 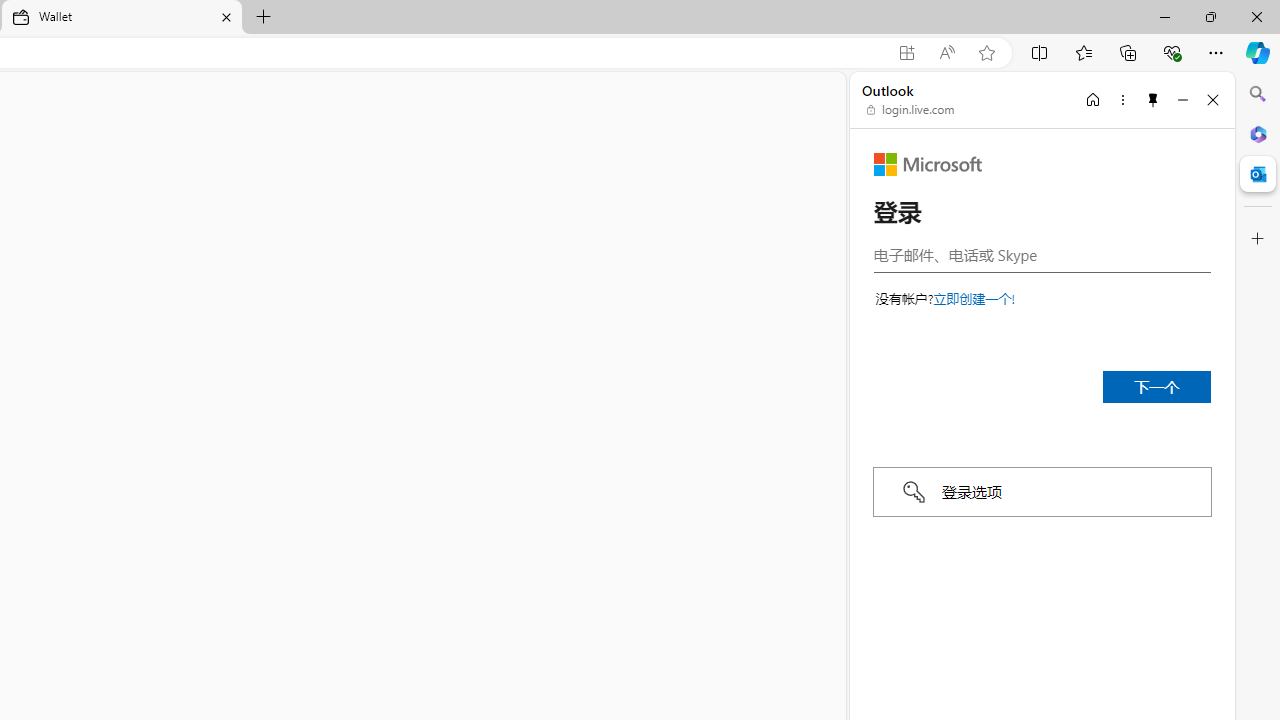 What do you see at coordinates (910, 110) in the screenshot?
I see `'login.live.com'` at bounding box center [910, 110].